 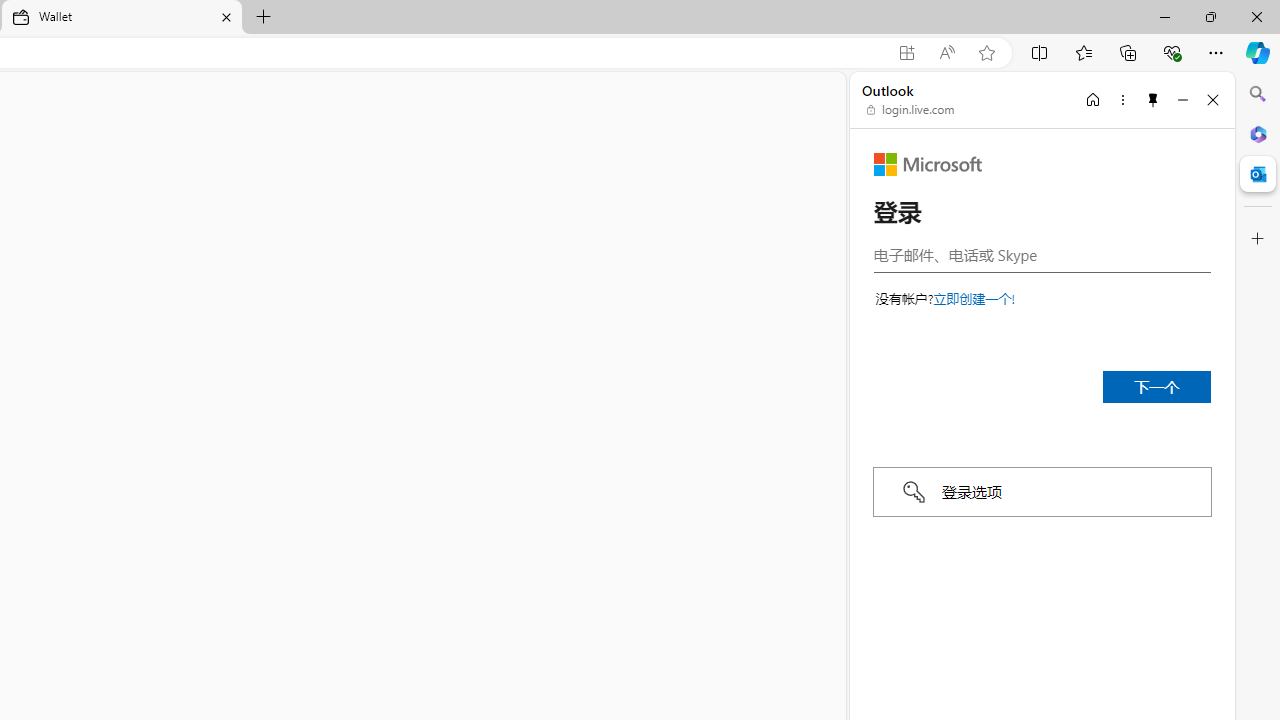 What do you see at coordinates (910, 110) in the screenshot?
I see `'login.live.com'` at bounding box center [910, 110].